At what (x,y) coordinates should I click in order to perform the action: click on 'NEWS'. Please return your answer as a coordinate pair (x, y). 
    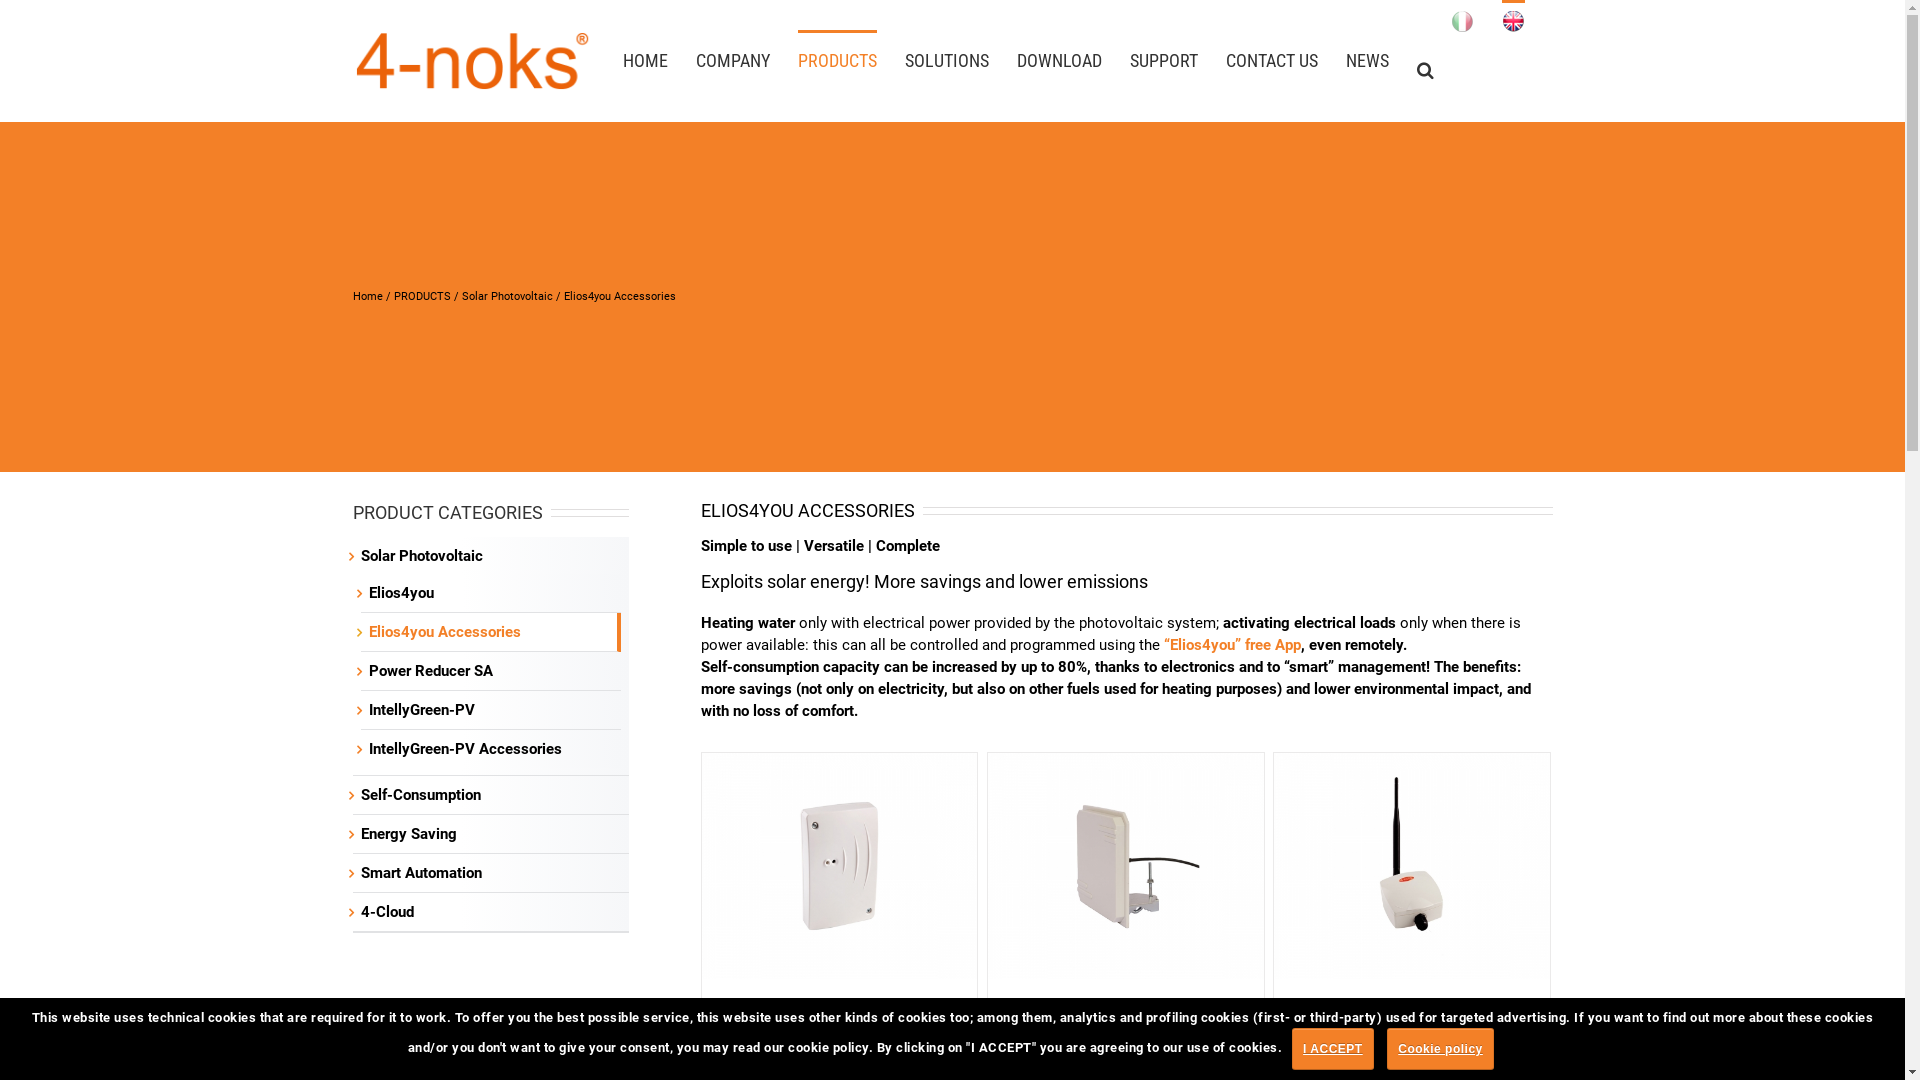
    Looking at the image, I should click on (1366, 57).